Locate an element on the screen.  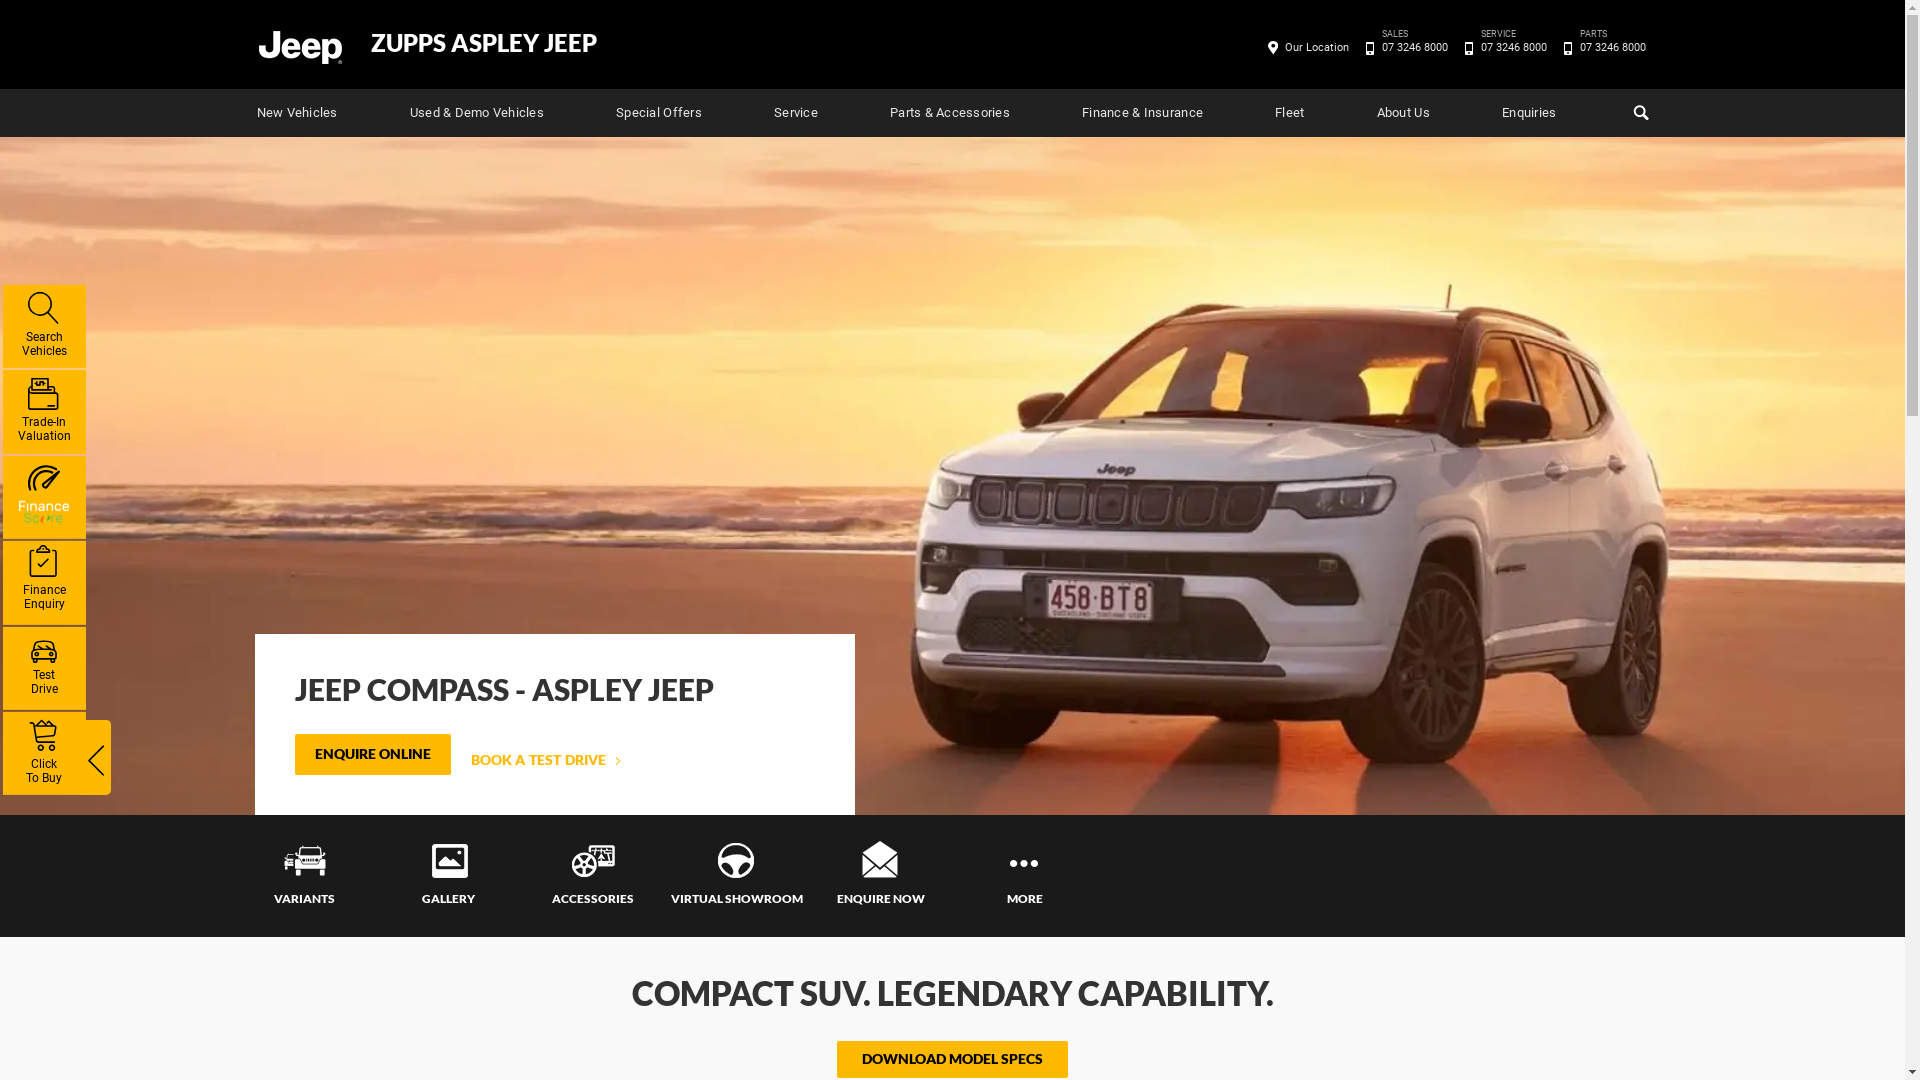
'MORE' is located at coordinates (950, 874).